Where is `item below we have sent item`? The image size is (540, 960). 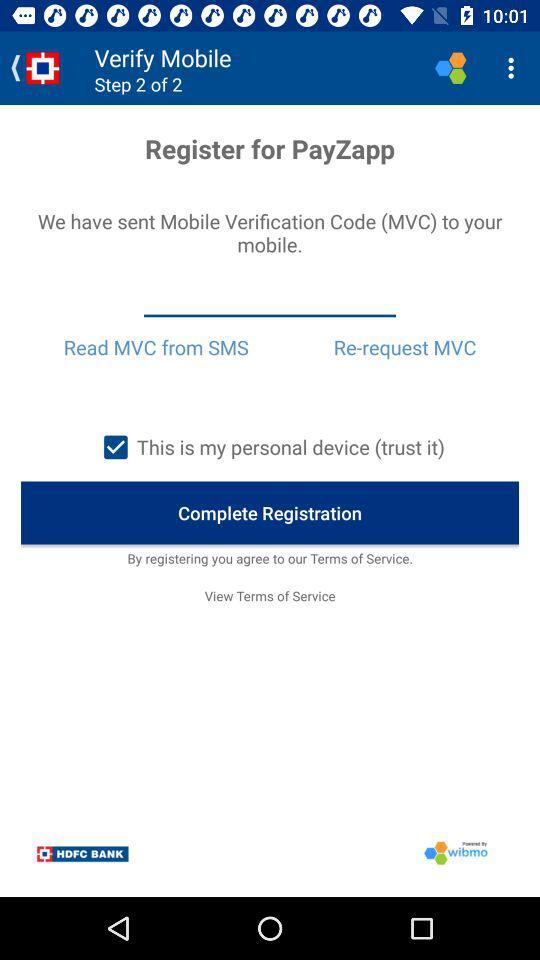 item below we have sent item is located at coordinates (270, 298).